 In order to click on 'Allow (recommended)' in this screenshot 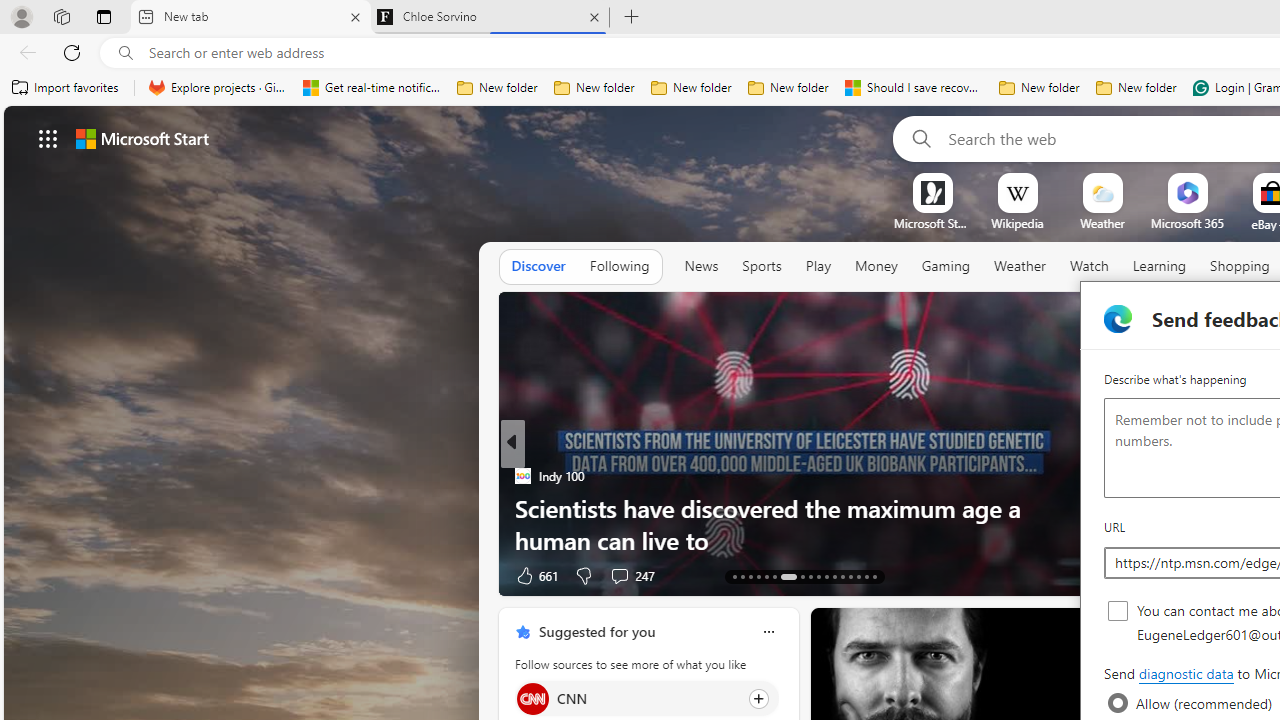, I will do `click(1117, 702)`.